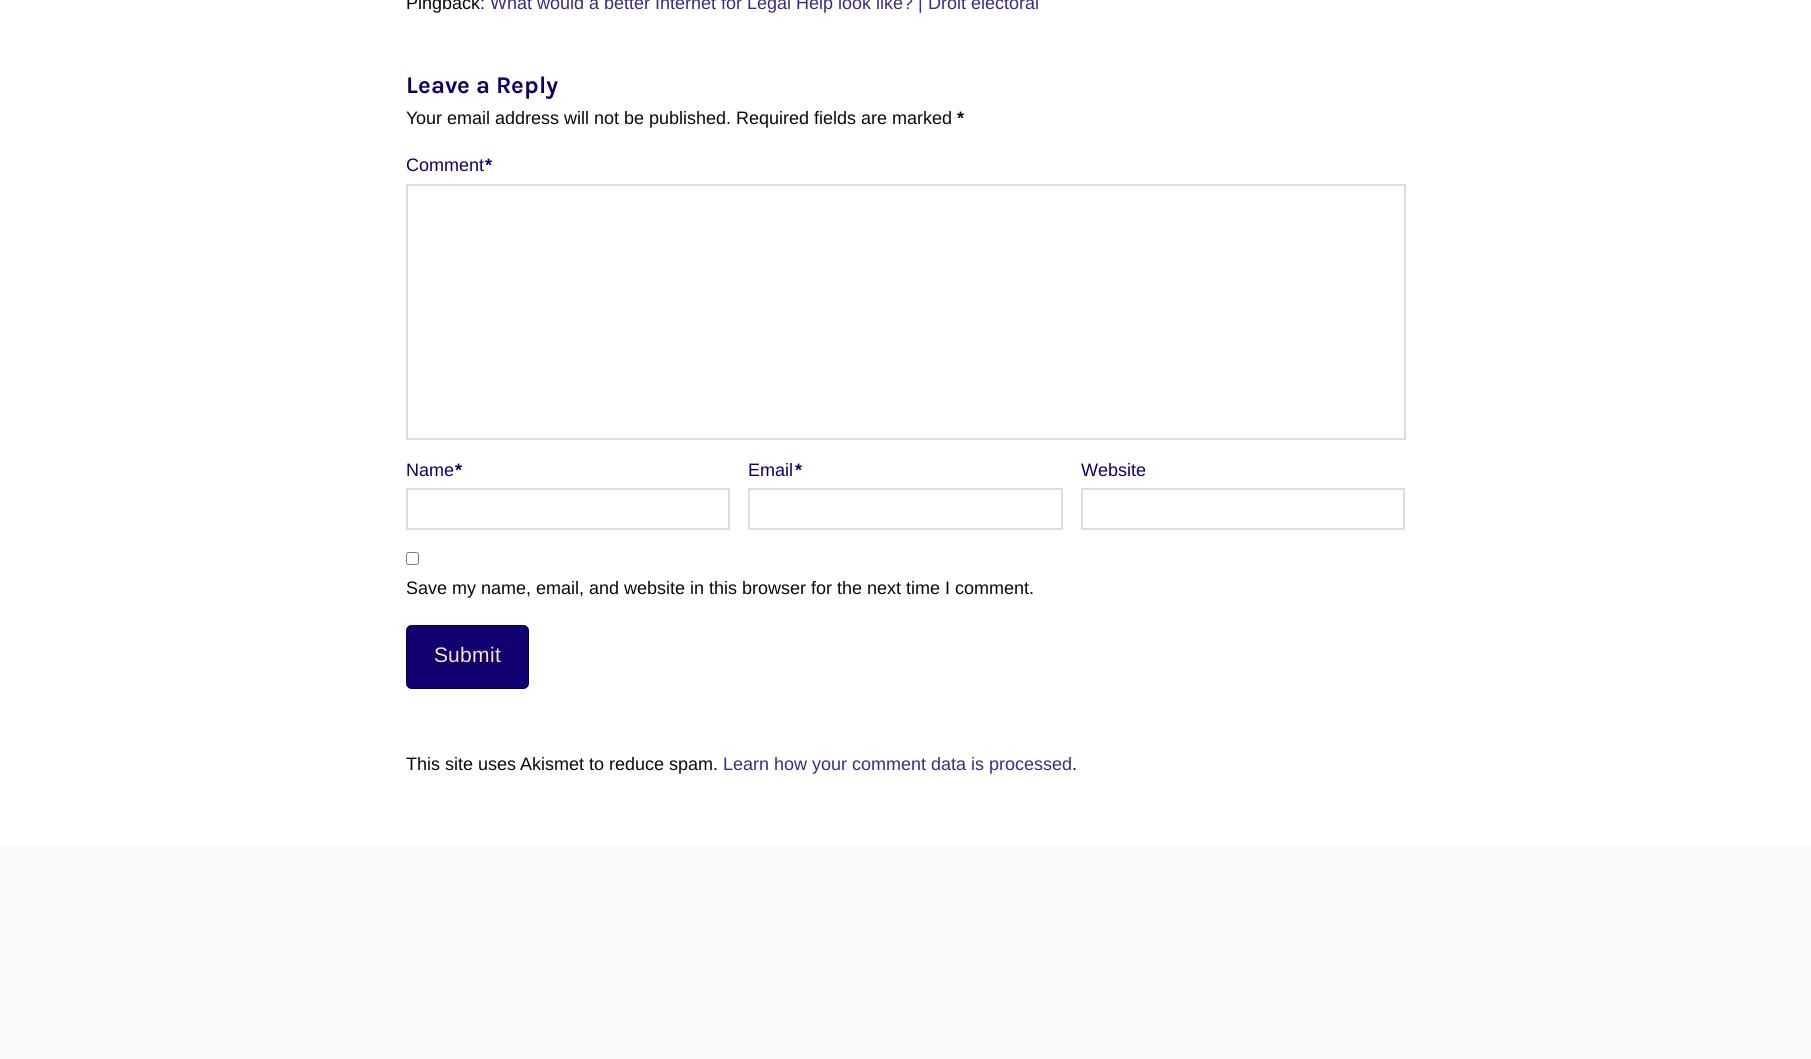  I want to click on '.', so click(1073, 762).